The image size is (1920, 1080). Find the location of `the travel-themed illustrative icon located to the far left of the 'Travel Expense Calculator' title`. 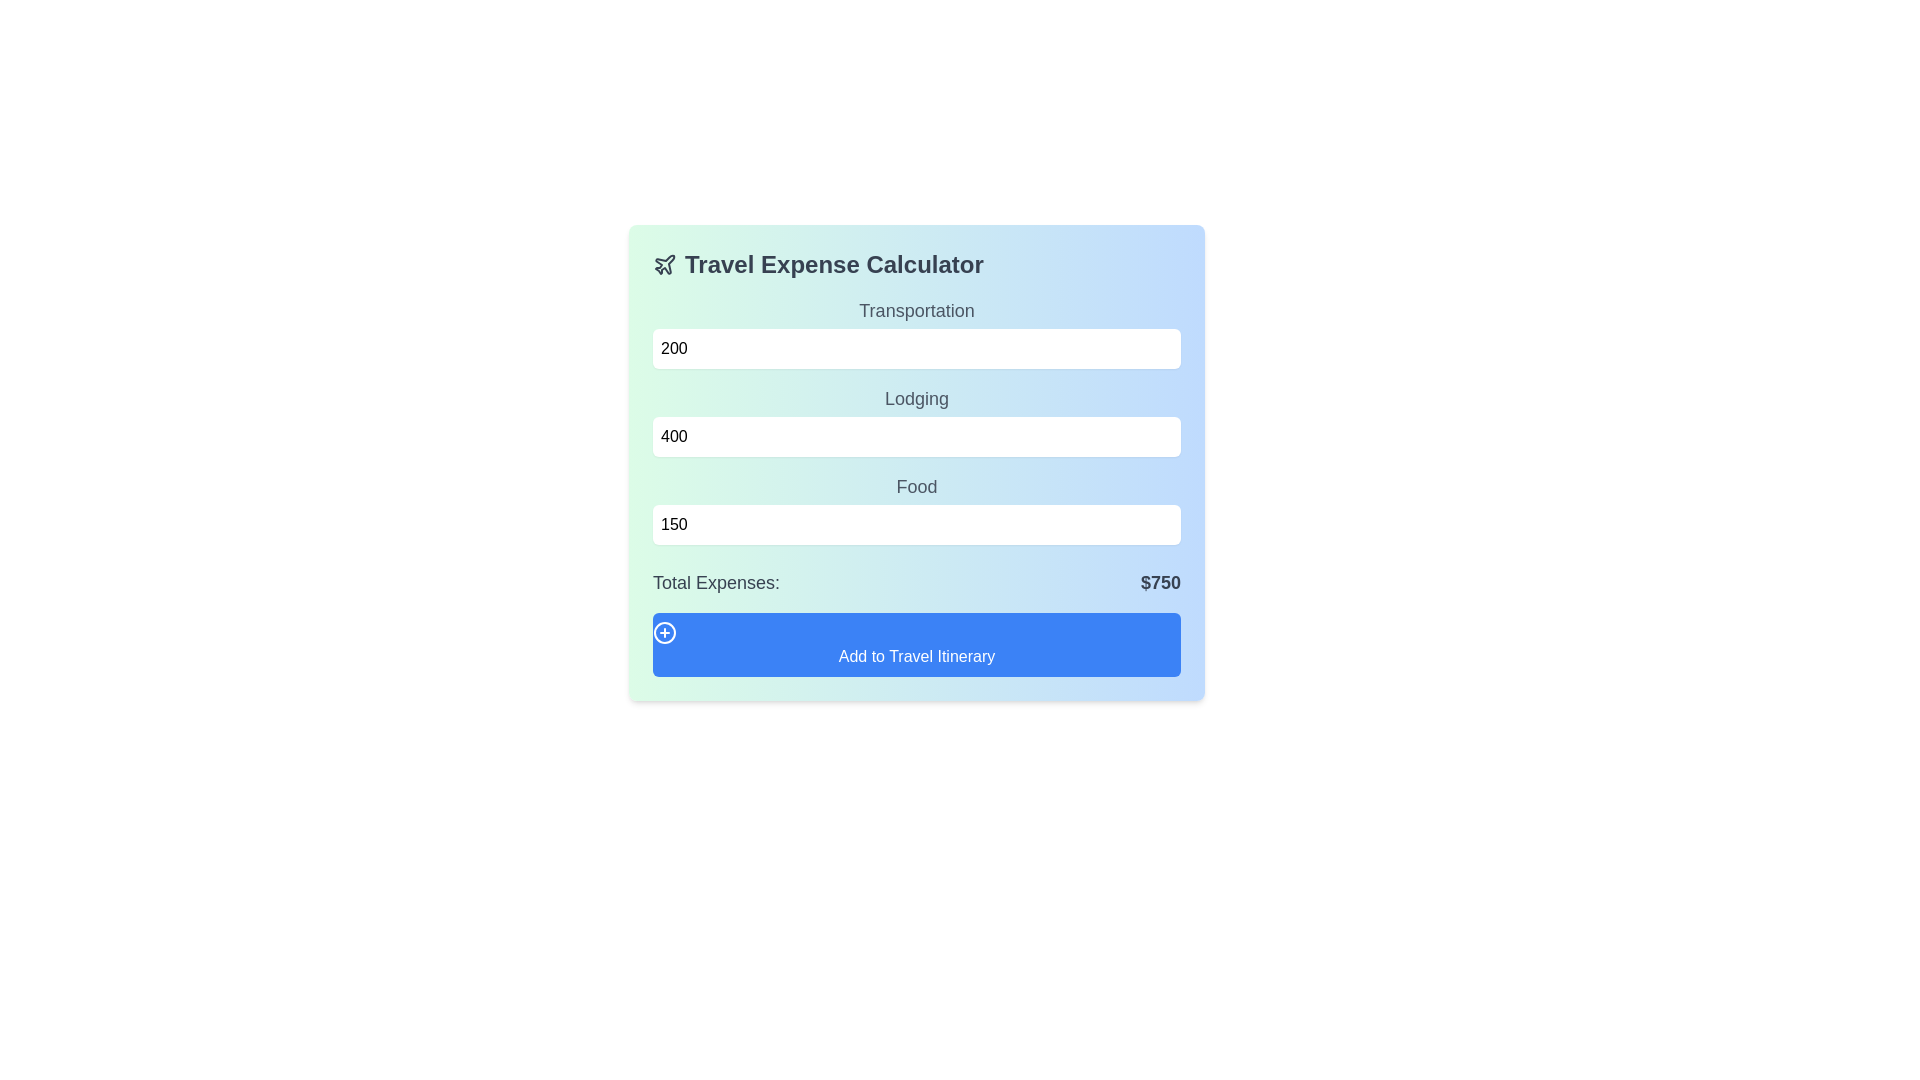

the travel-themed illustrative icon located to the far left of the 'Travel Expense Calculator' title is located at coordinates (665, 264).